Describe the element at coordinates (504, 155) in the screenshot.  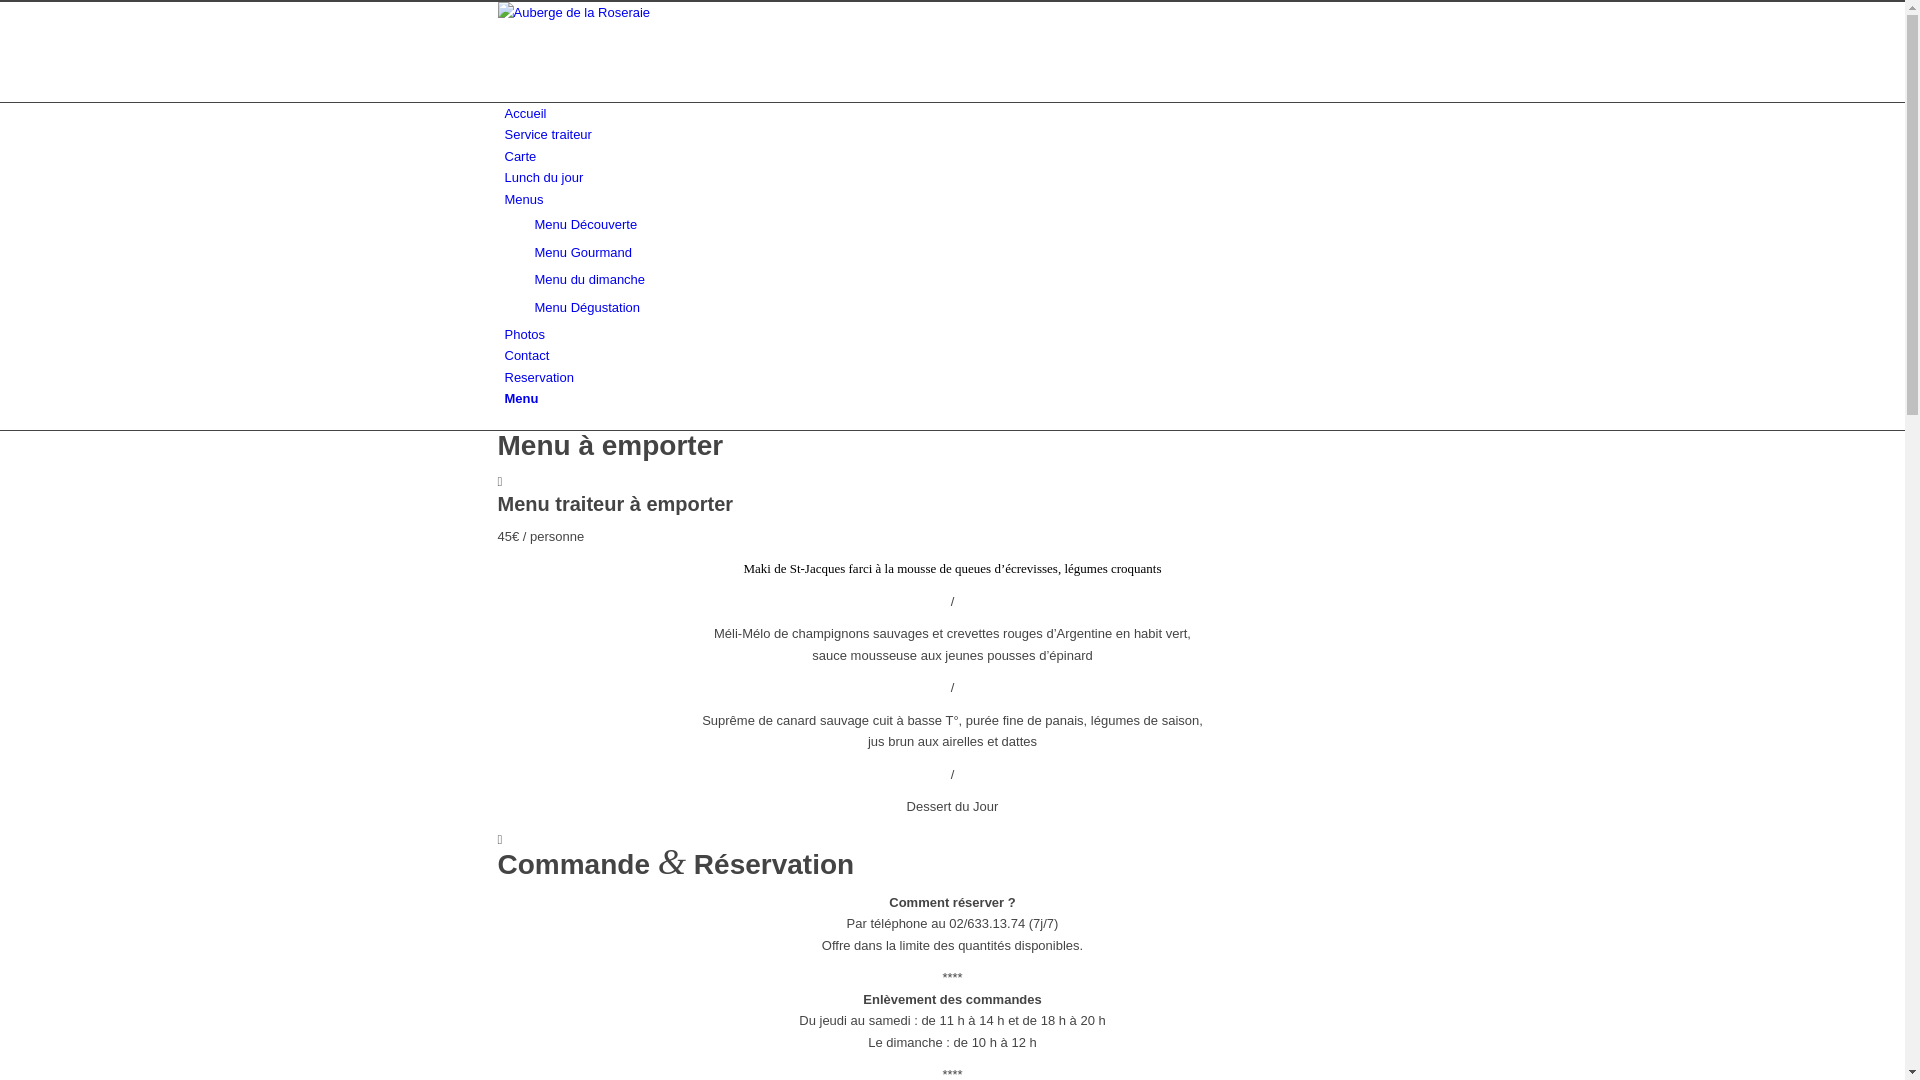
I see `'Carte'` at that location.